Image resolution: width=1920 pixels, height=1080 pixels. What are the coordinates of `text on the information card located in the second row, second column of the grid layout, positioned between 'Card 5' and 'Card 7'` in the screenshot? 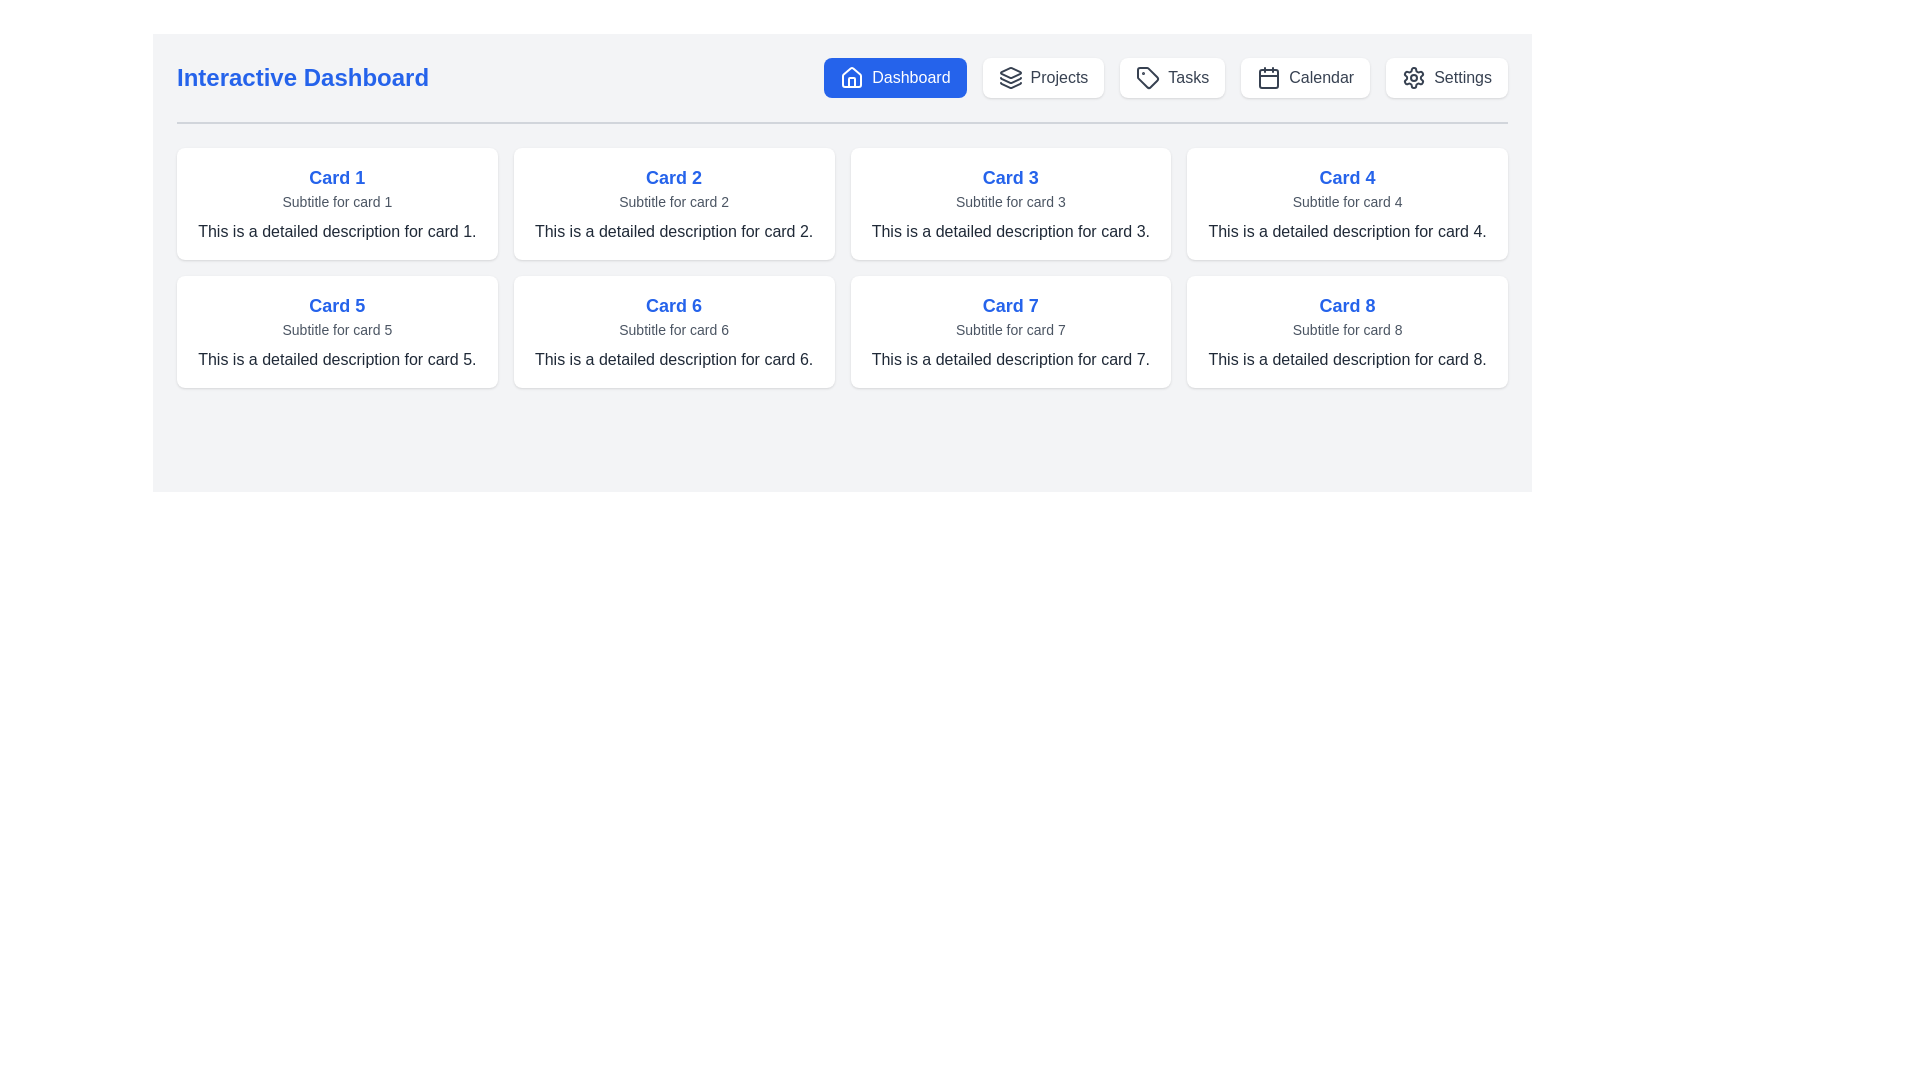 It's located at (674, 330).